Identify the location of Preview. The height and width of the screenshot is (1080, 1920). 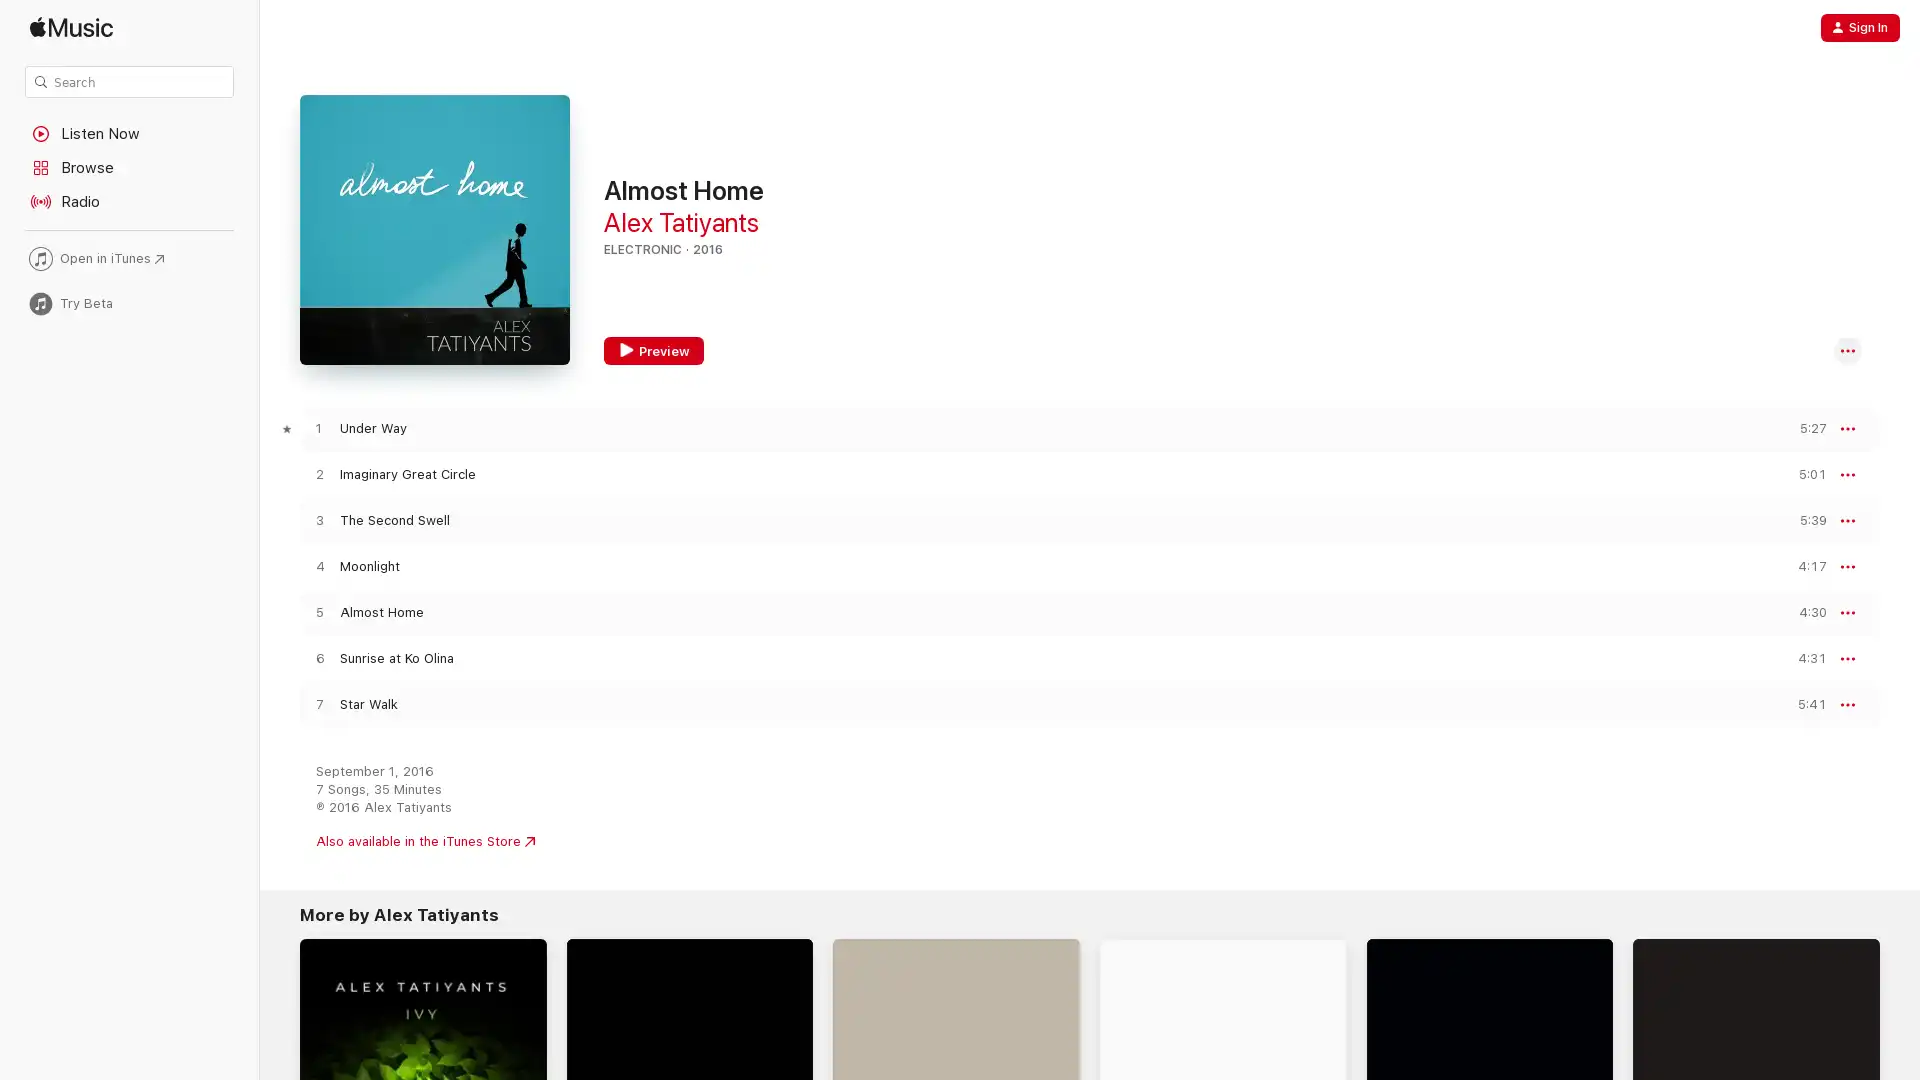
(1804, 566).